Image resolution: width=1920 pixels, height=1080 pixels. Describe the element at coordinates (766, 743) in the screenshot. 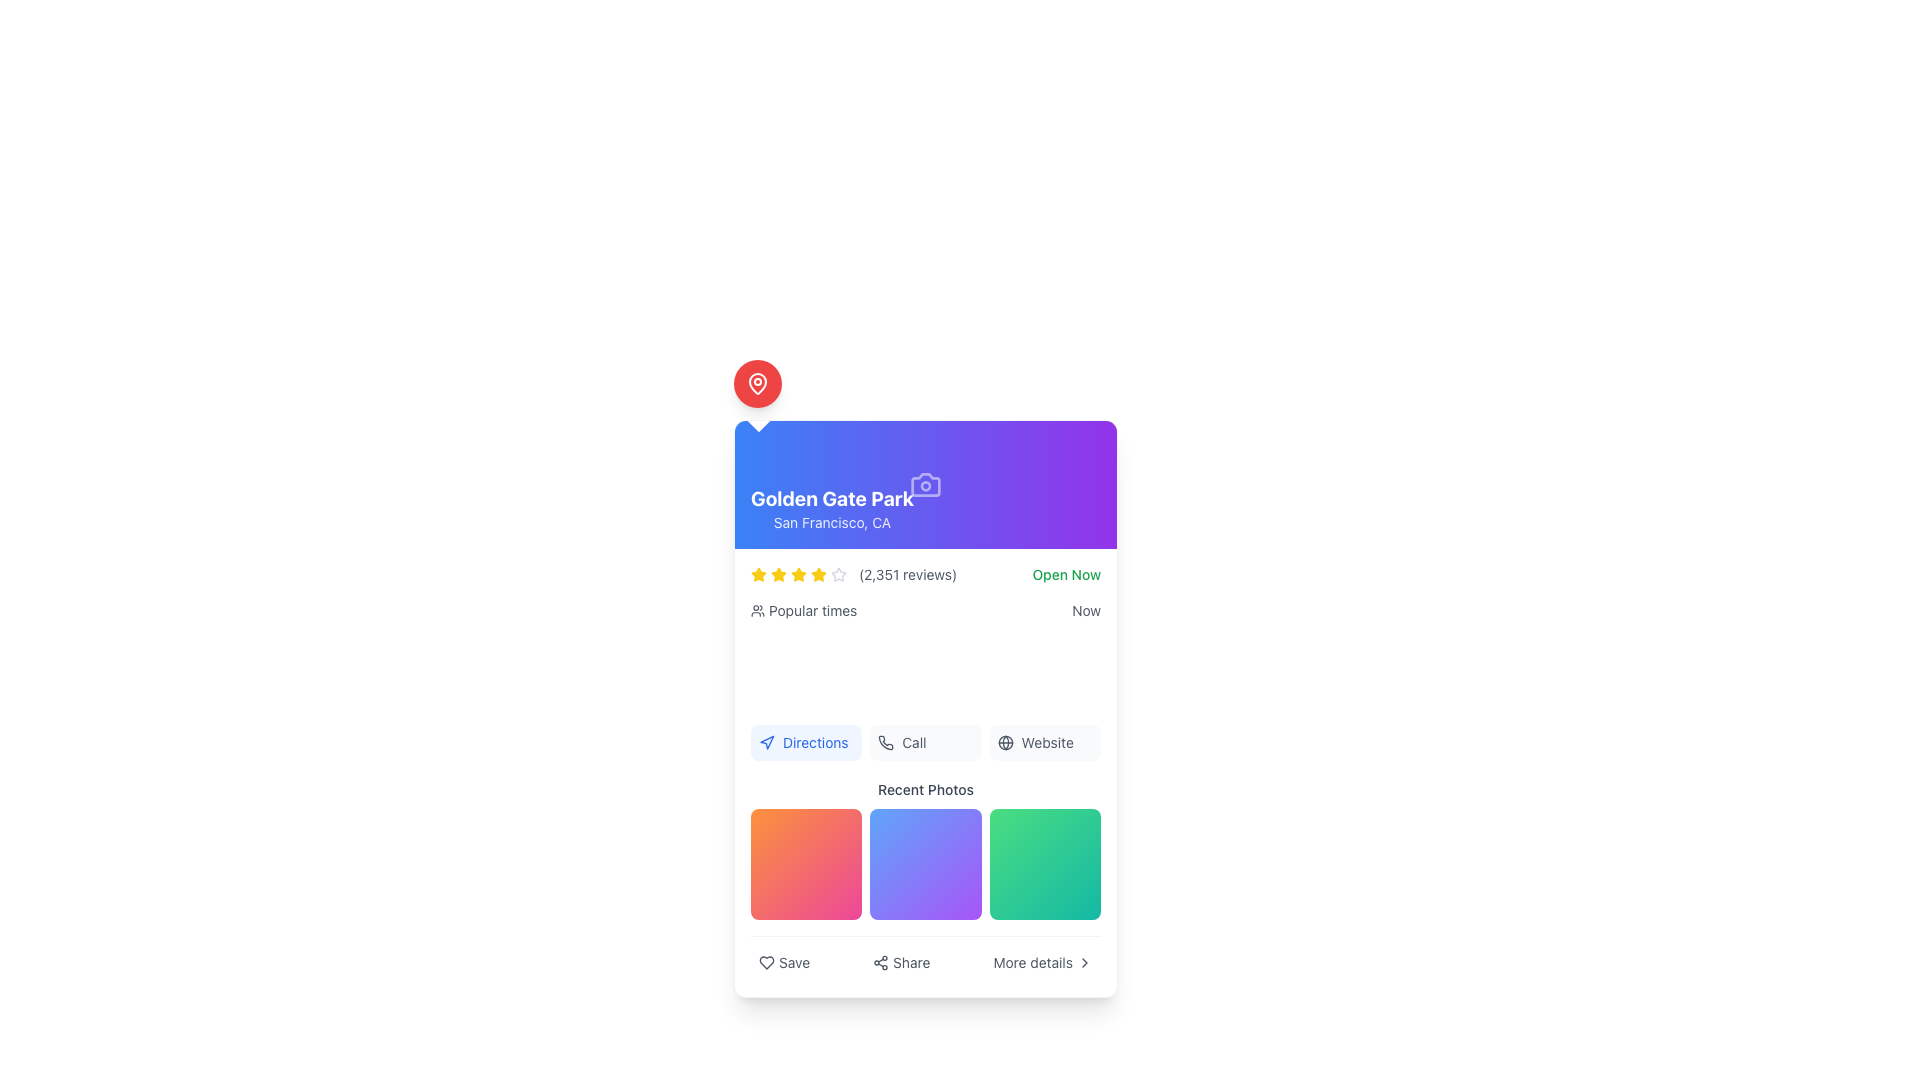

I see `the blue navigation arrow icon located within the 'Directions' button, which is part of a horizontal list of options beneath the main content section` at that location.